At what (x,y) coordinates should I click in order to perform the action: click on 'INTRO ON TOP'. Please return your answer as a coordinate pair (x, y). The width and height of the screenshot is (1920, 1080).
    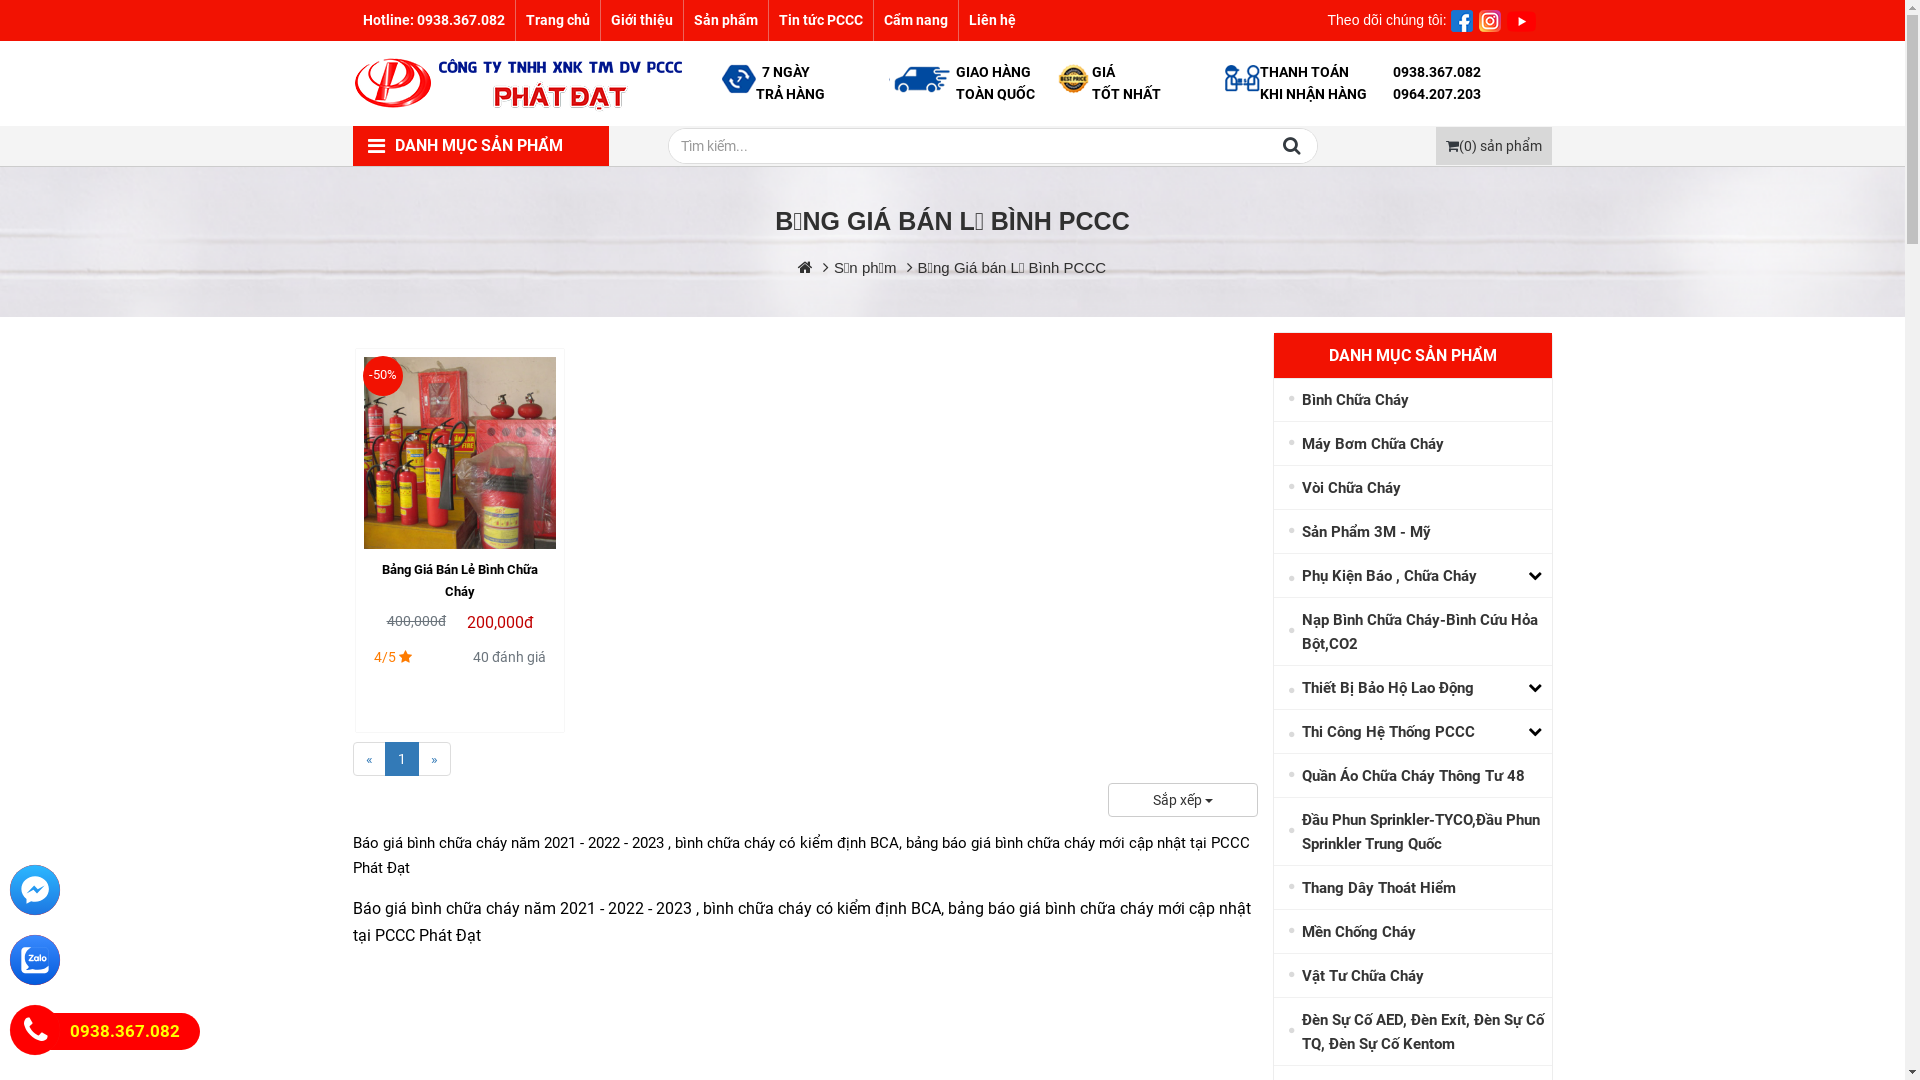
    Looking at the image, I should click on (1520, 20).